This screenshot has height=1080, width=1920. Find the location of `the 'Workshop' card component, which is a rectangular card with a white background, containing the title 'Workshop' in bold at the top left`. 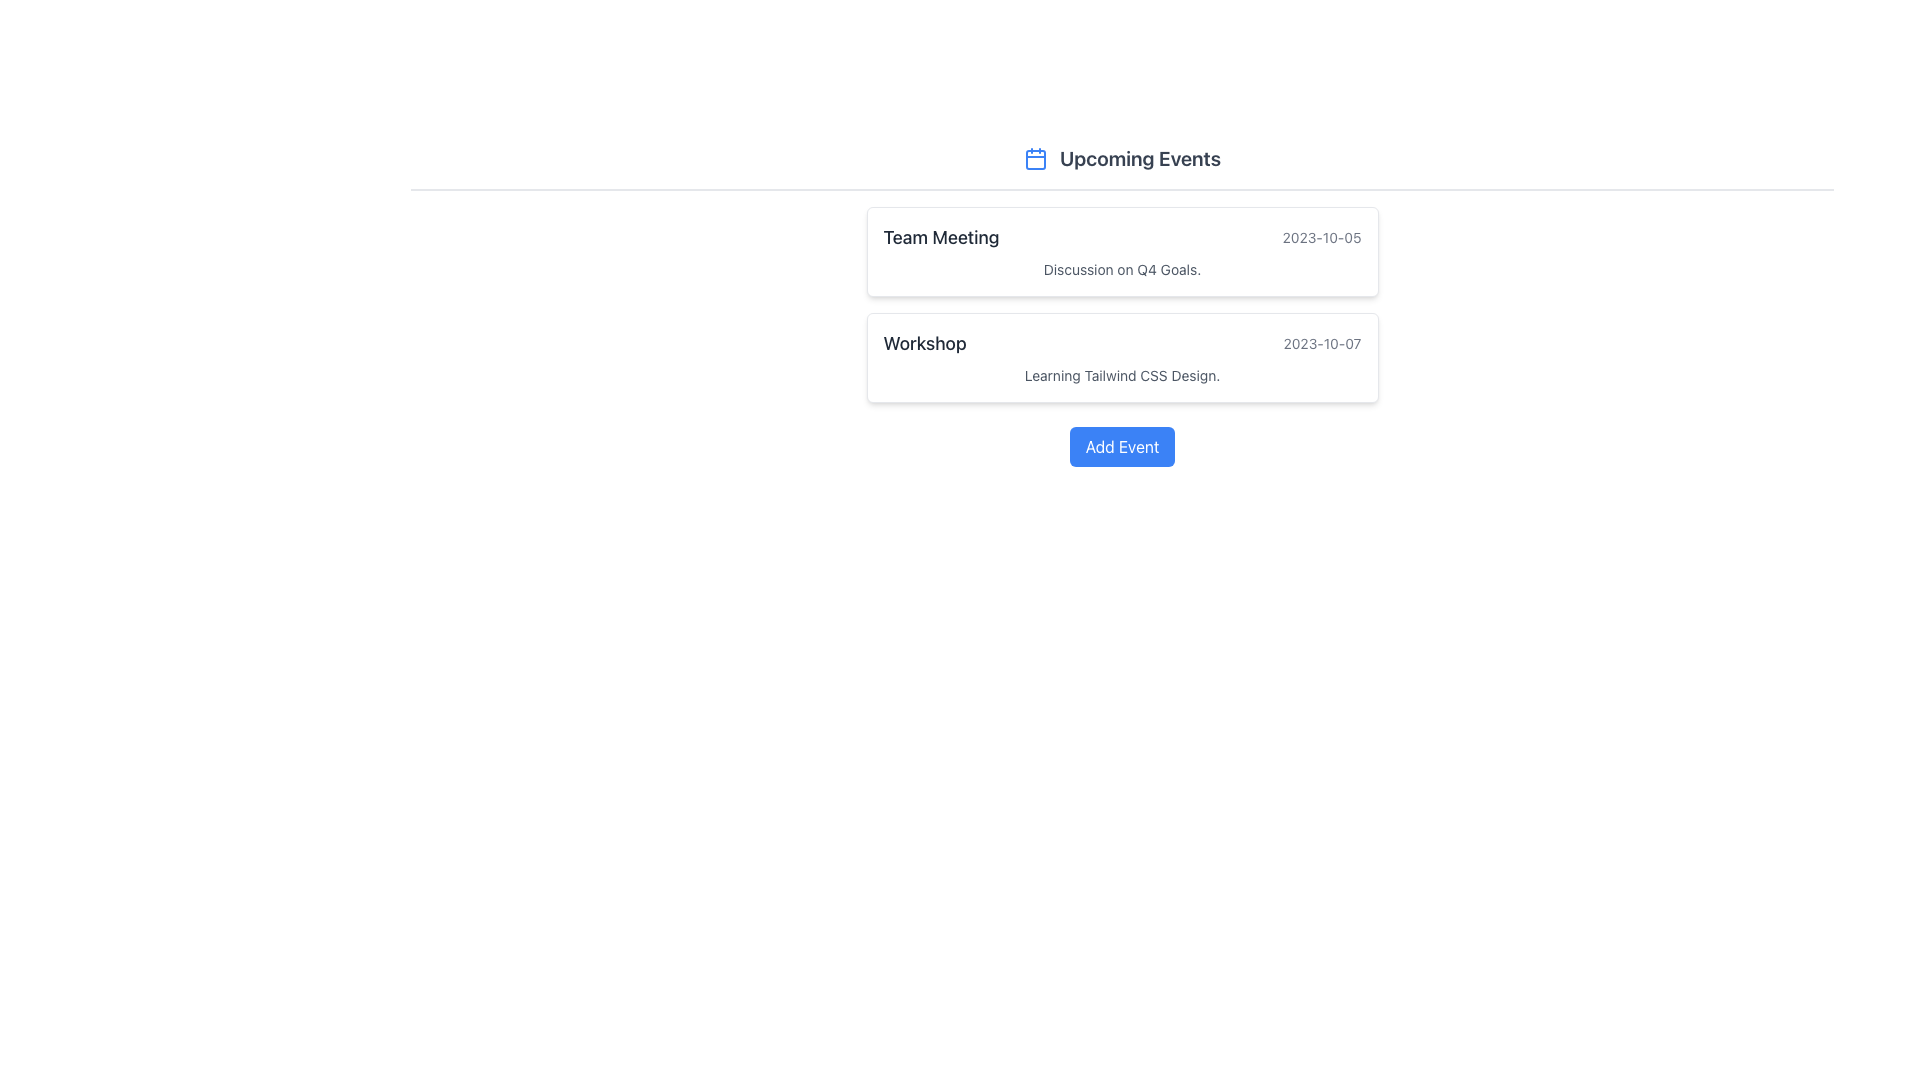

the 'Workshop' card component, which is a rectangular card with a white background, containing the title 'Workshop' in bold at the top left is located at coordinates (1122, 357).